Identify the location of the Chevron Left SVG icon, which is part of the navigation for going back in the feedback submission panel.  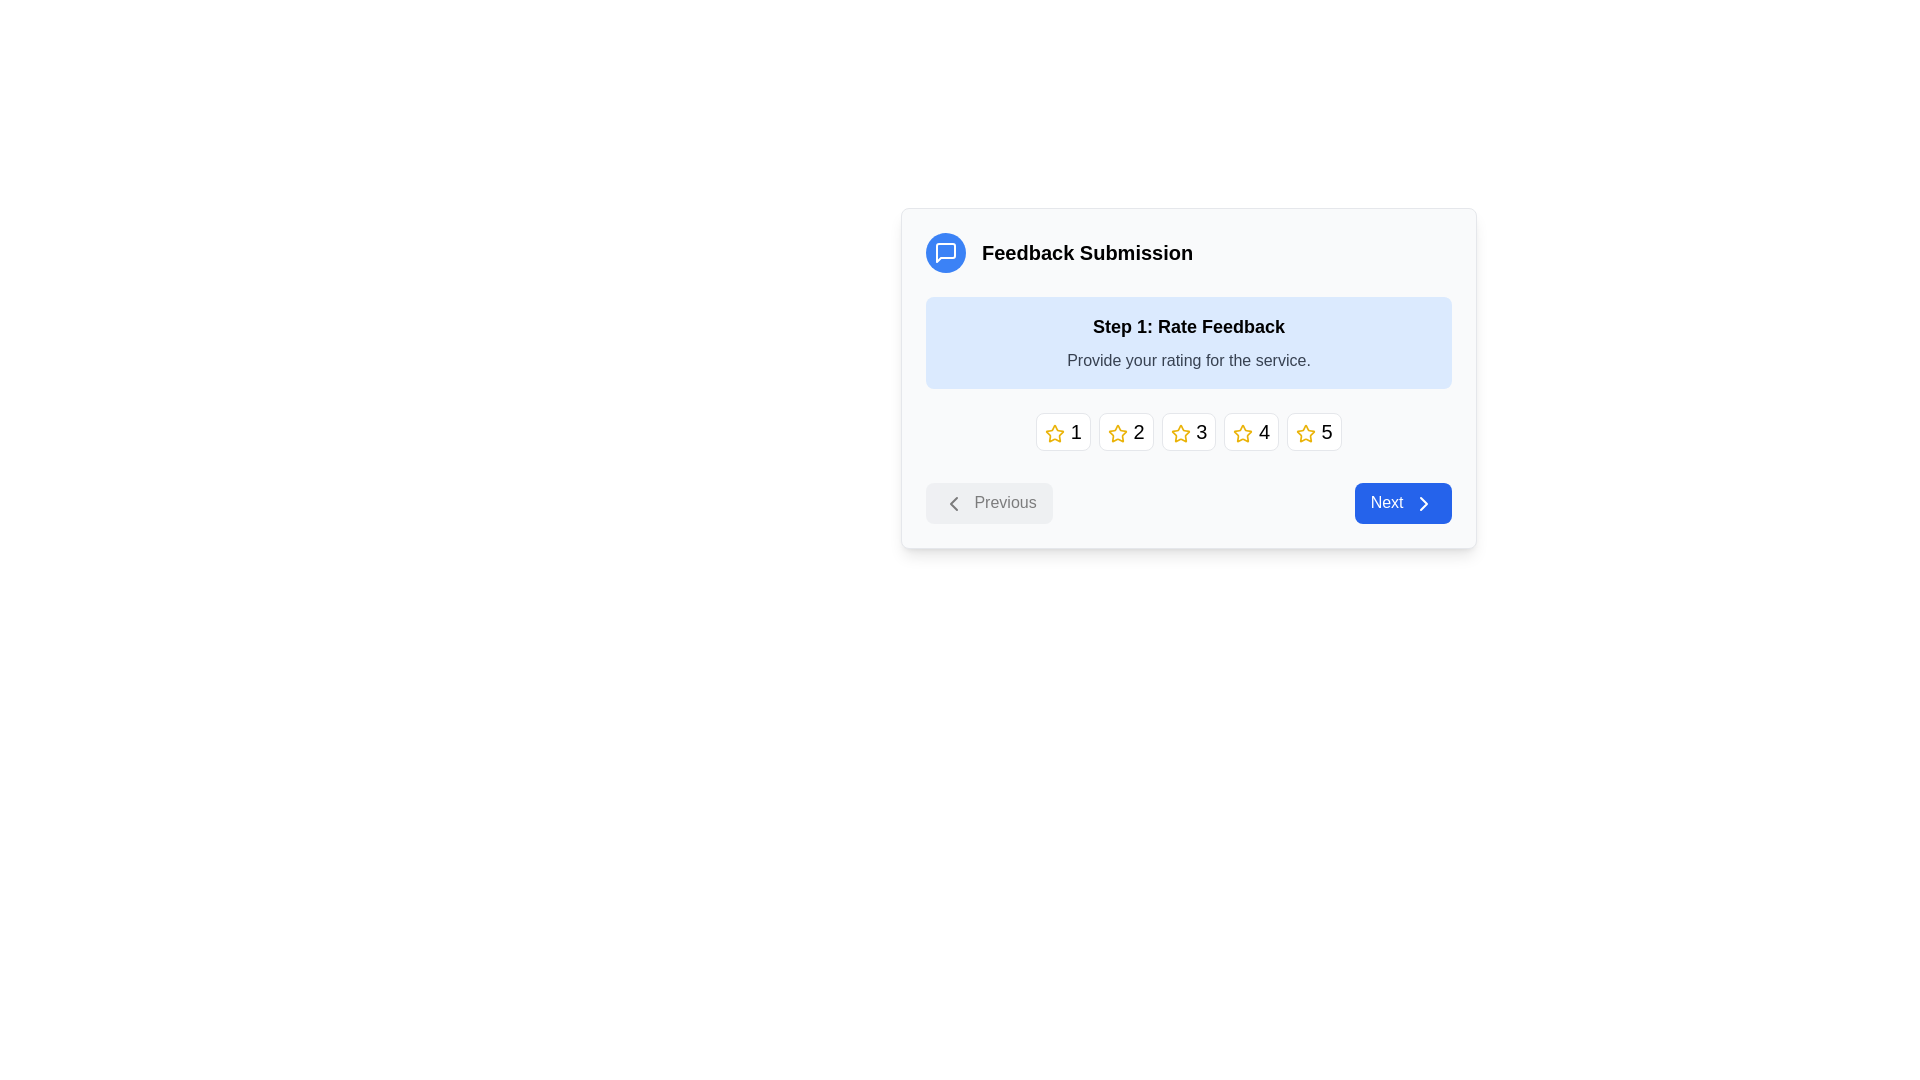
(953, 501).